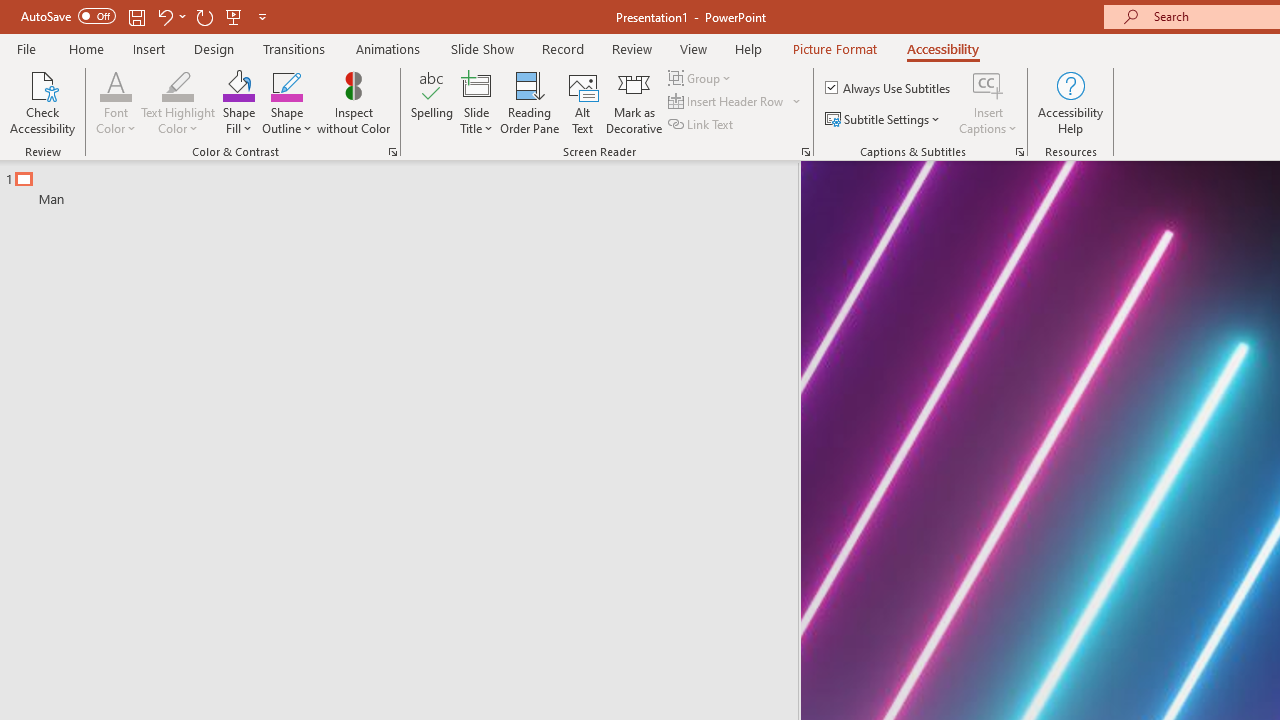 The width and height of the screenshot is (1280, 720). What do you see at coordinates (431, 103) in the screenshot?
I see `'Spelling...'` at bounding box center [431, 103].